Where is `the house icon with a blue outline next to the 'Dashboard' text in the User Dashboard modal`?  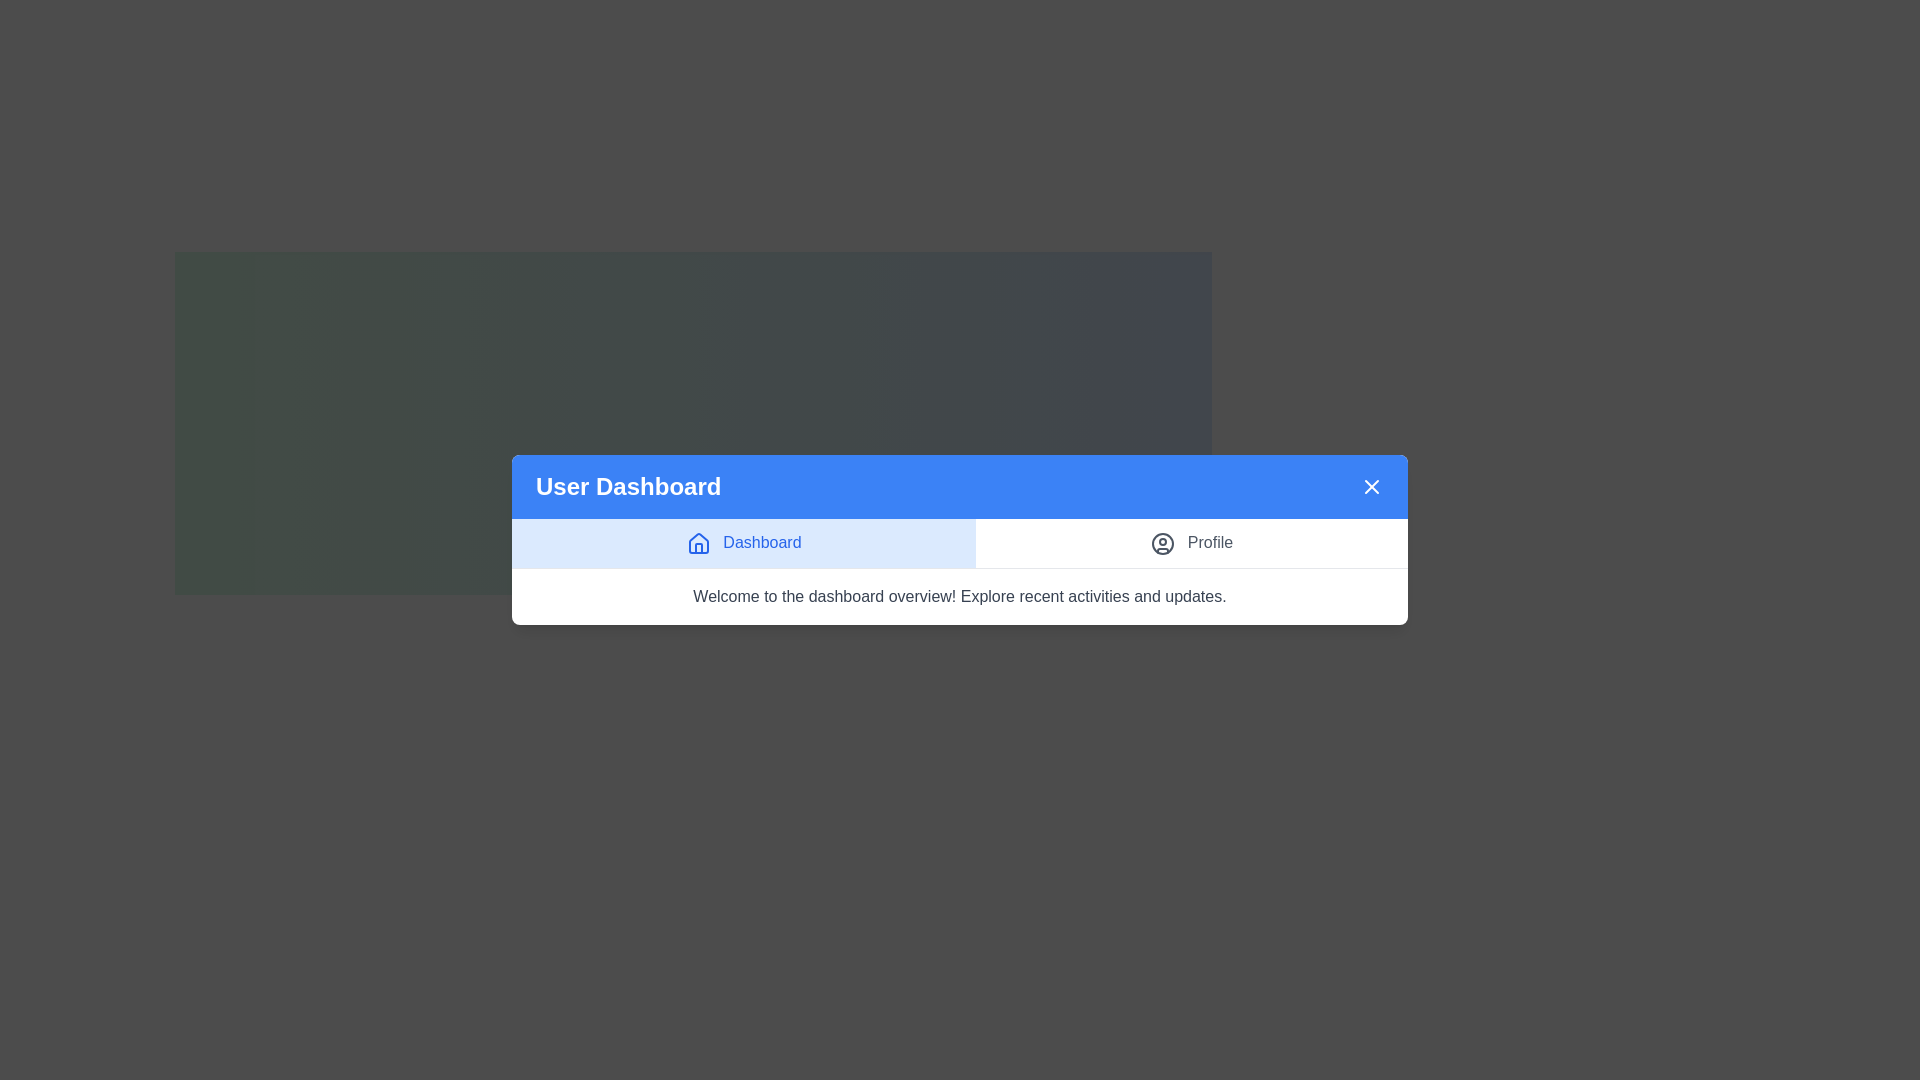
the house icon with a blue outline next to the 'Dashboard' text in the User Dashboard modal is located at coordinates (698, 543).